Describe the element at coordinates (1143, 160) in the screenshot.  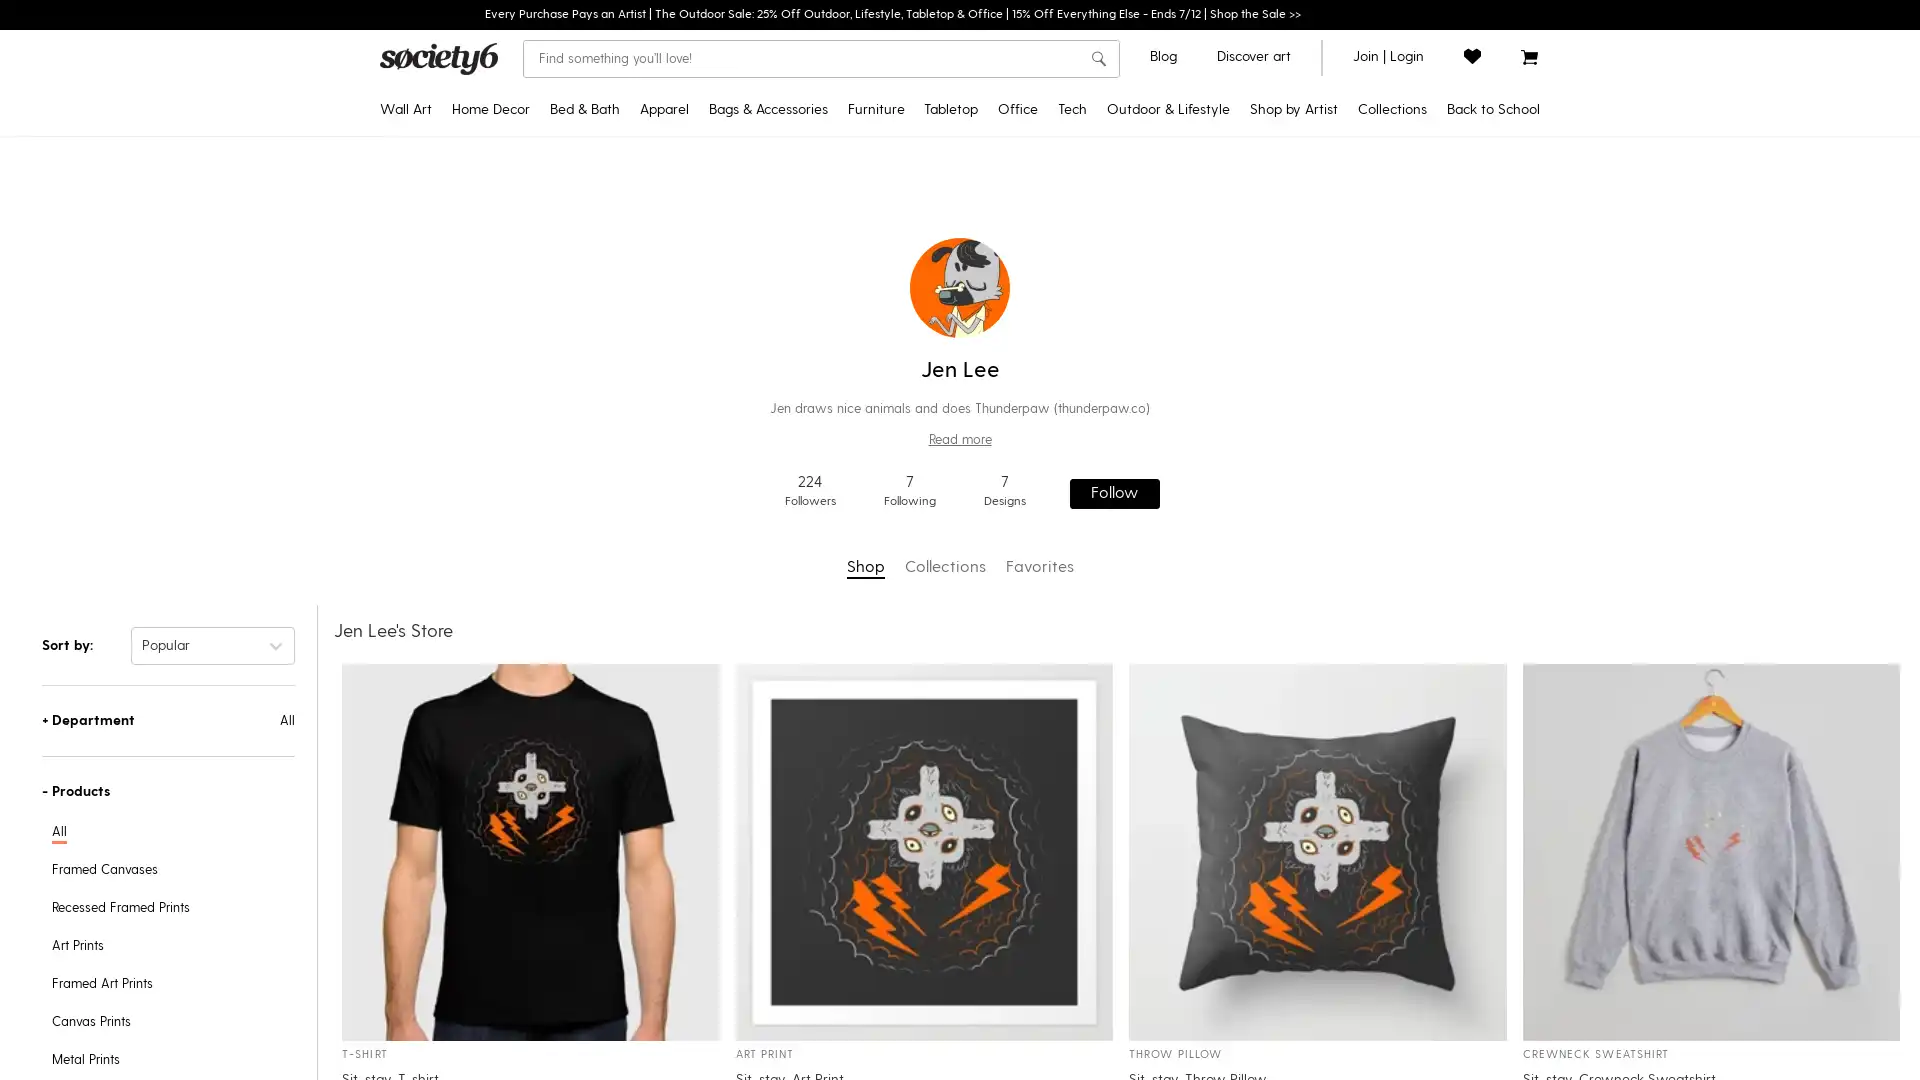
I see `iPhone Cases` at that location.